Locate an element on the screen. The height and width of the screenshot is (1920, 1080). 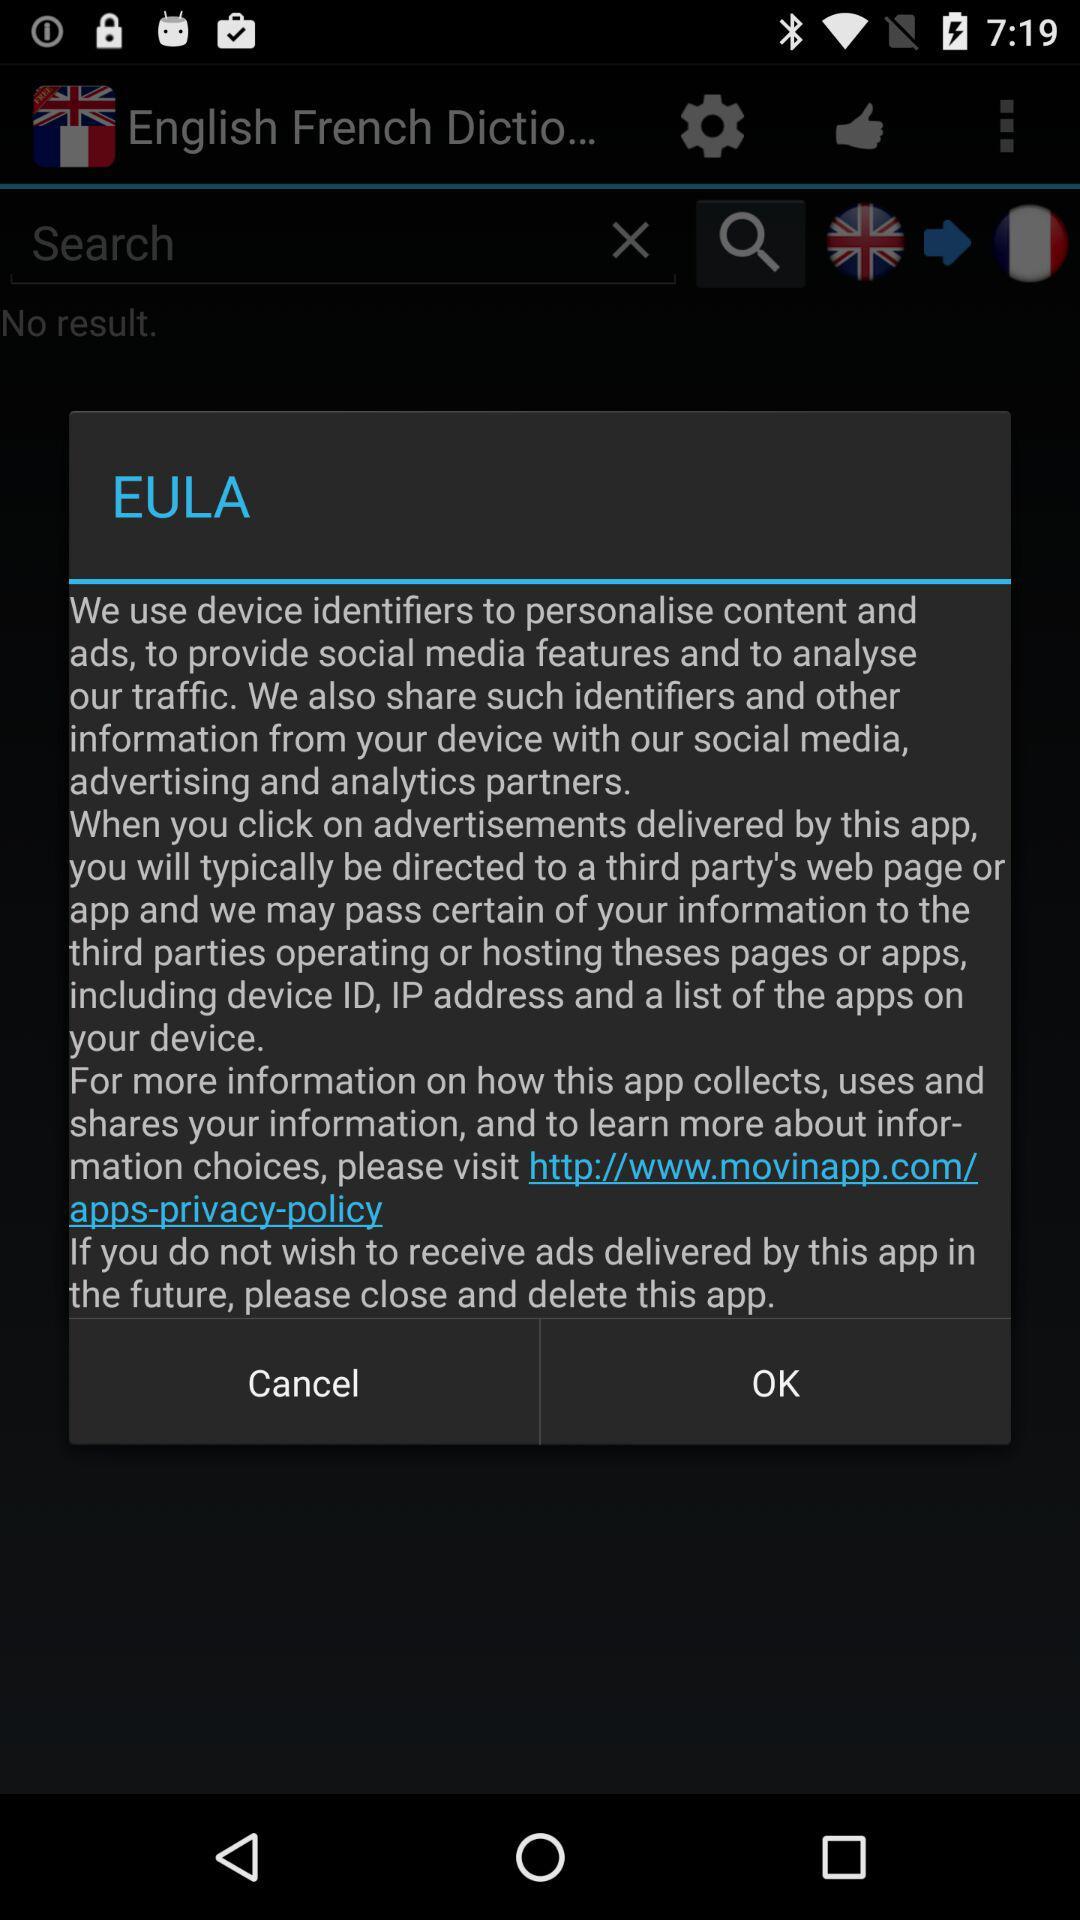
the icon at the bottom right corner is located at coordinates (774, 1381).